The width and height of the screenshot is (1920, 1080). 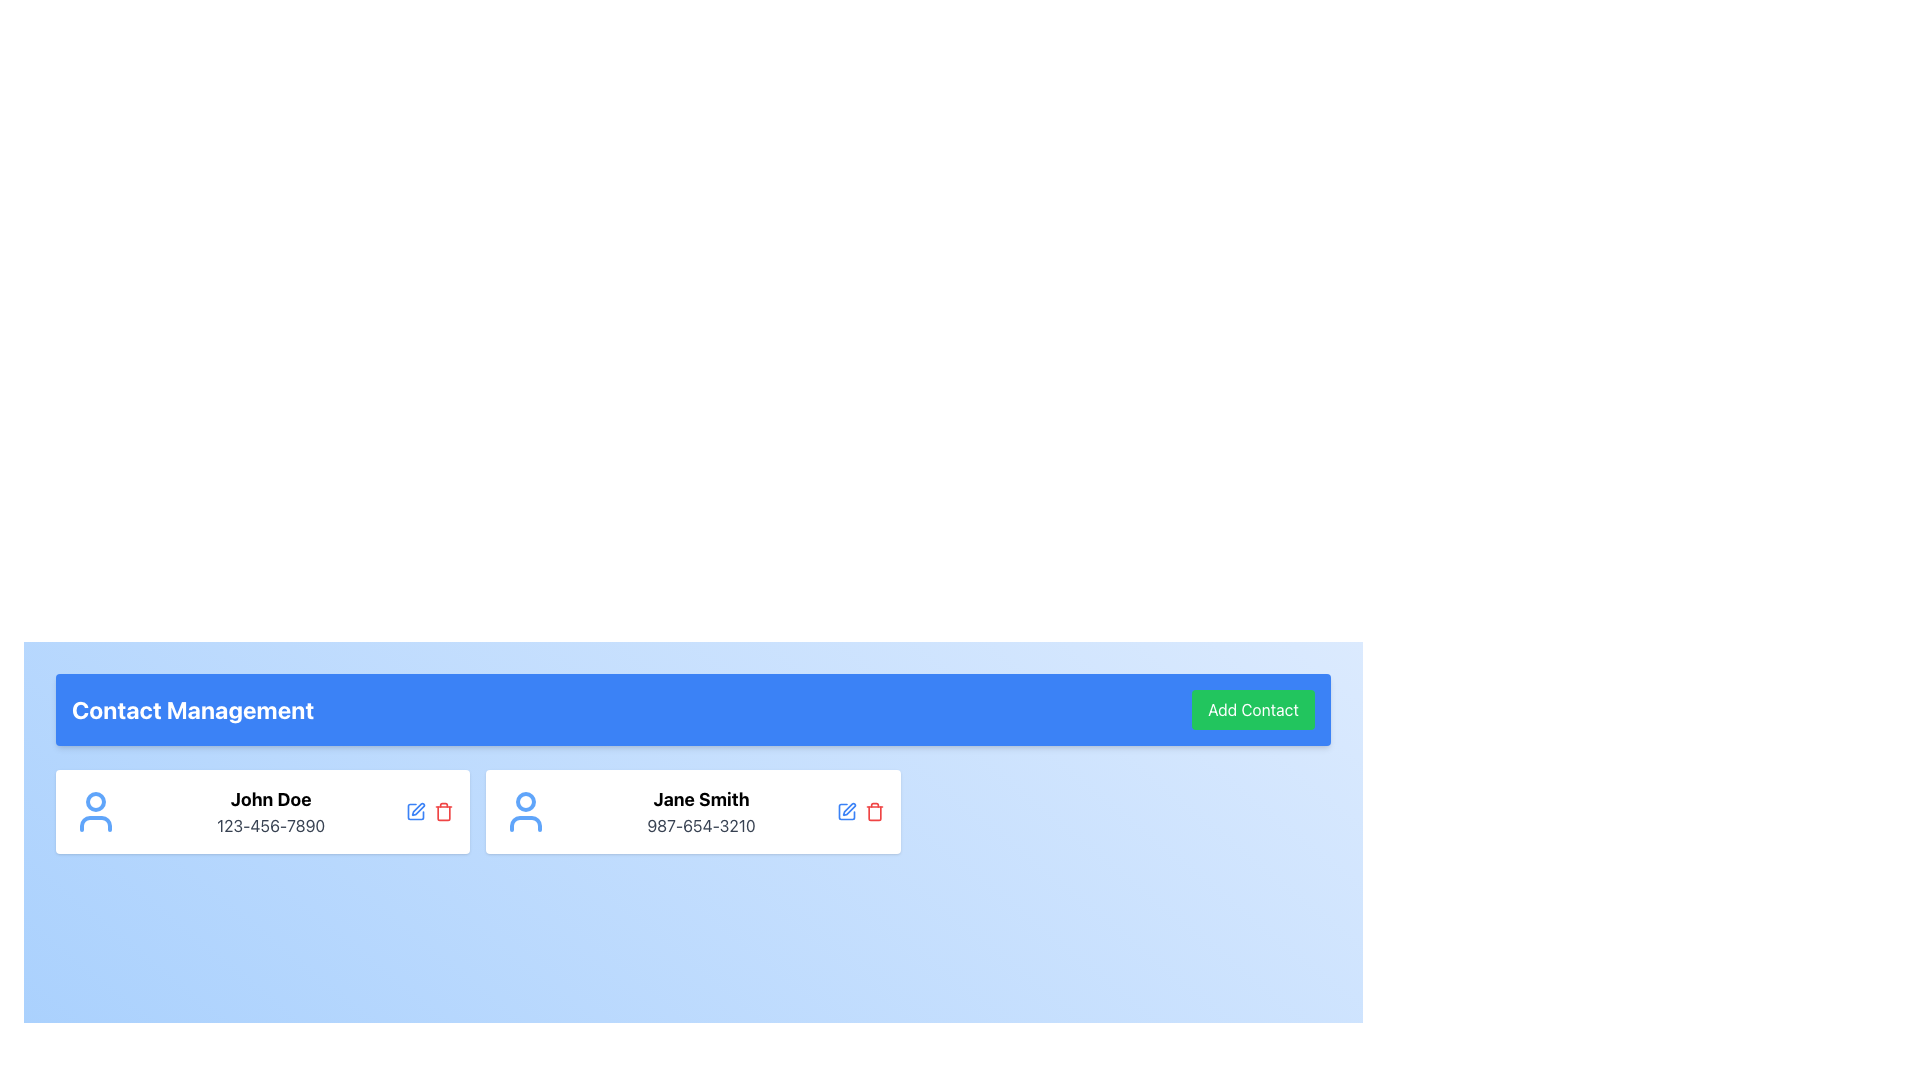 What do you see at coordinates (95, 812) in the screenshot?
I see `the user icon, which is a compact, minimalistic representation of a person with a circular head and blue body, located at the top-left corner of the card containing contact information for 'John Doe'` at bounding box center [95, 812].